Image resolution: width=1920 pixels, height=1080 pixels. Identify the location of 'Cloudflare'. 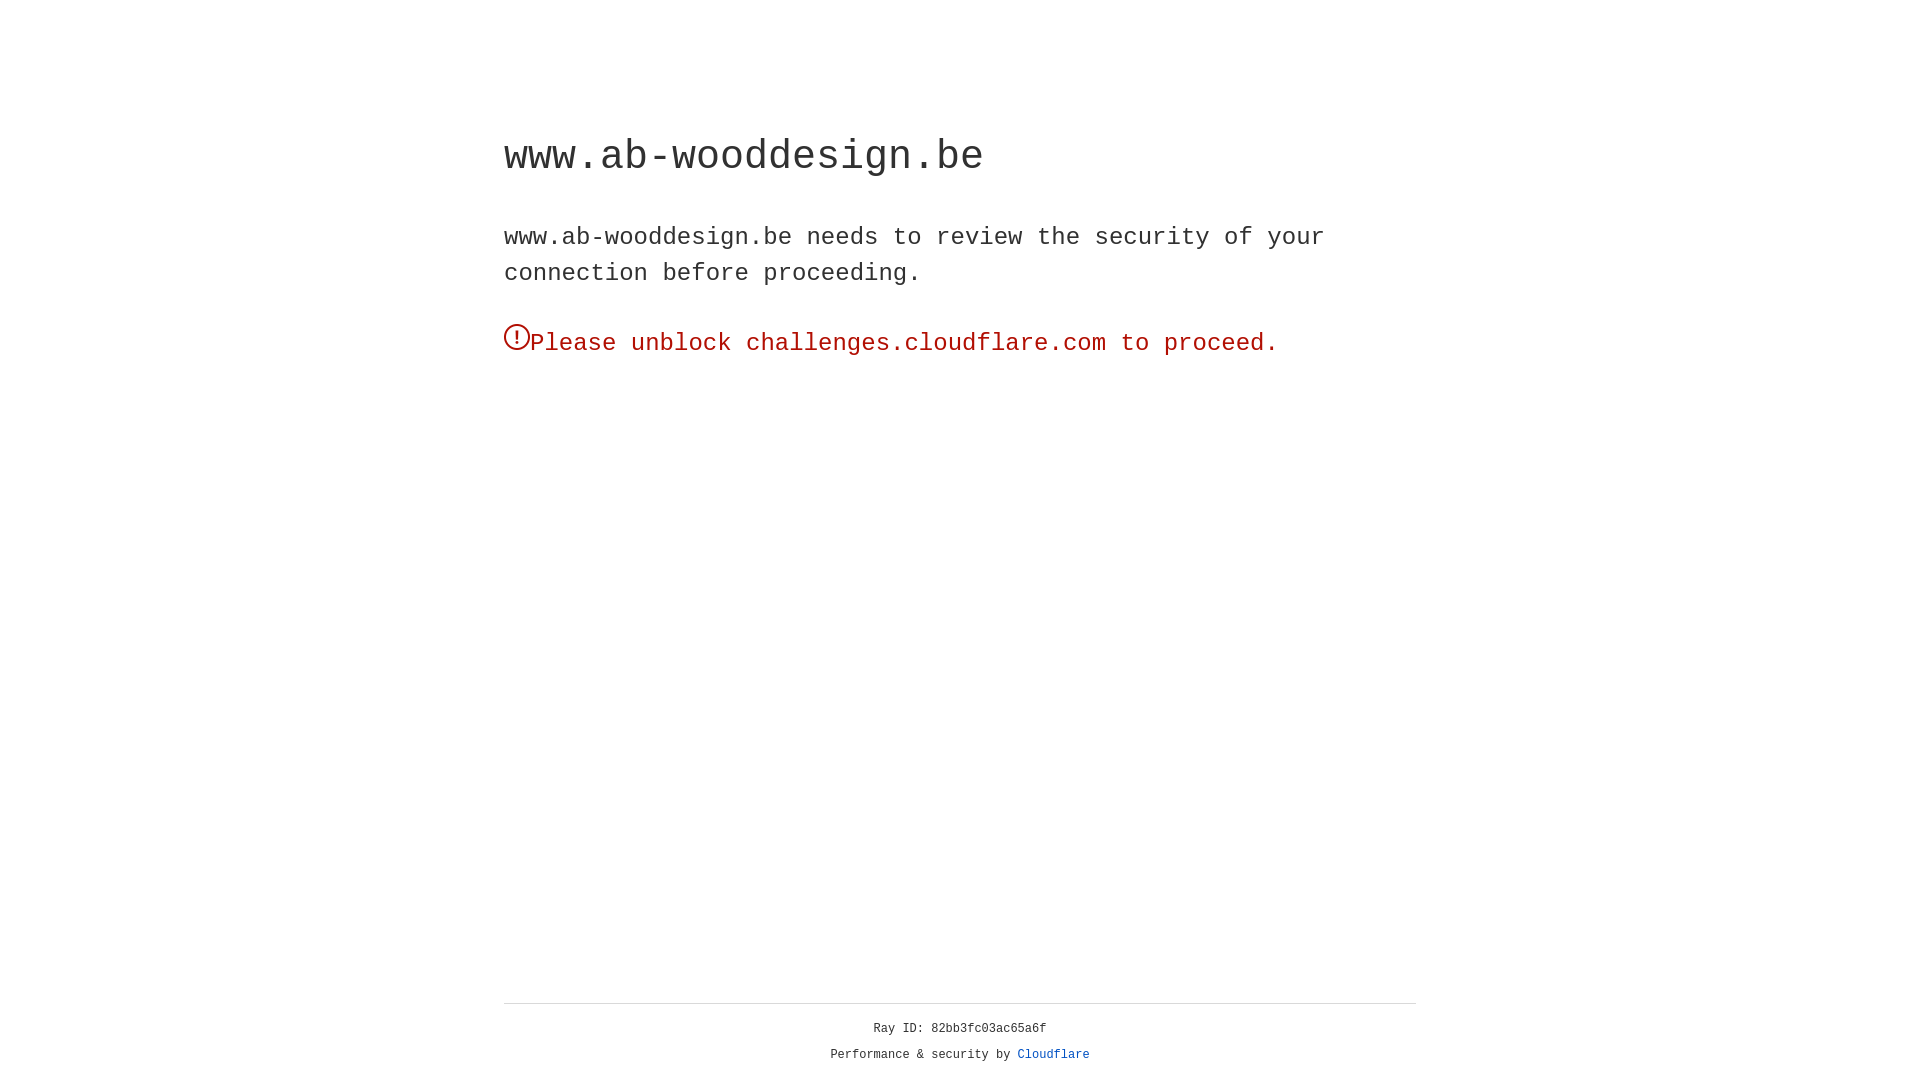
(1053, 1054).